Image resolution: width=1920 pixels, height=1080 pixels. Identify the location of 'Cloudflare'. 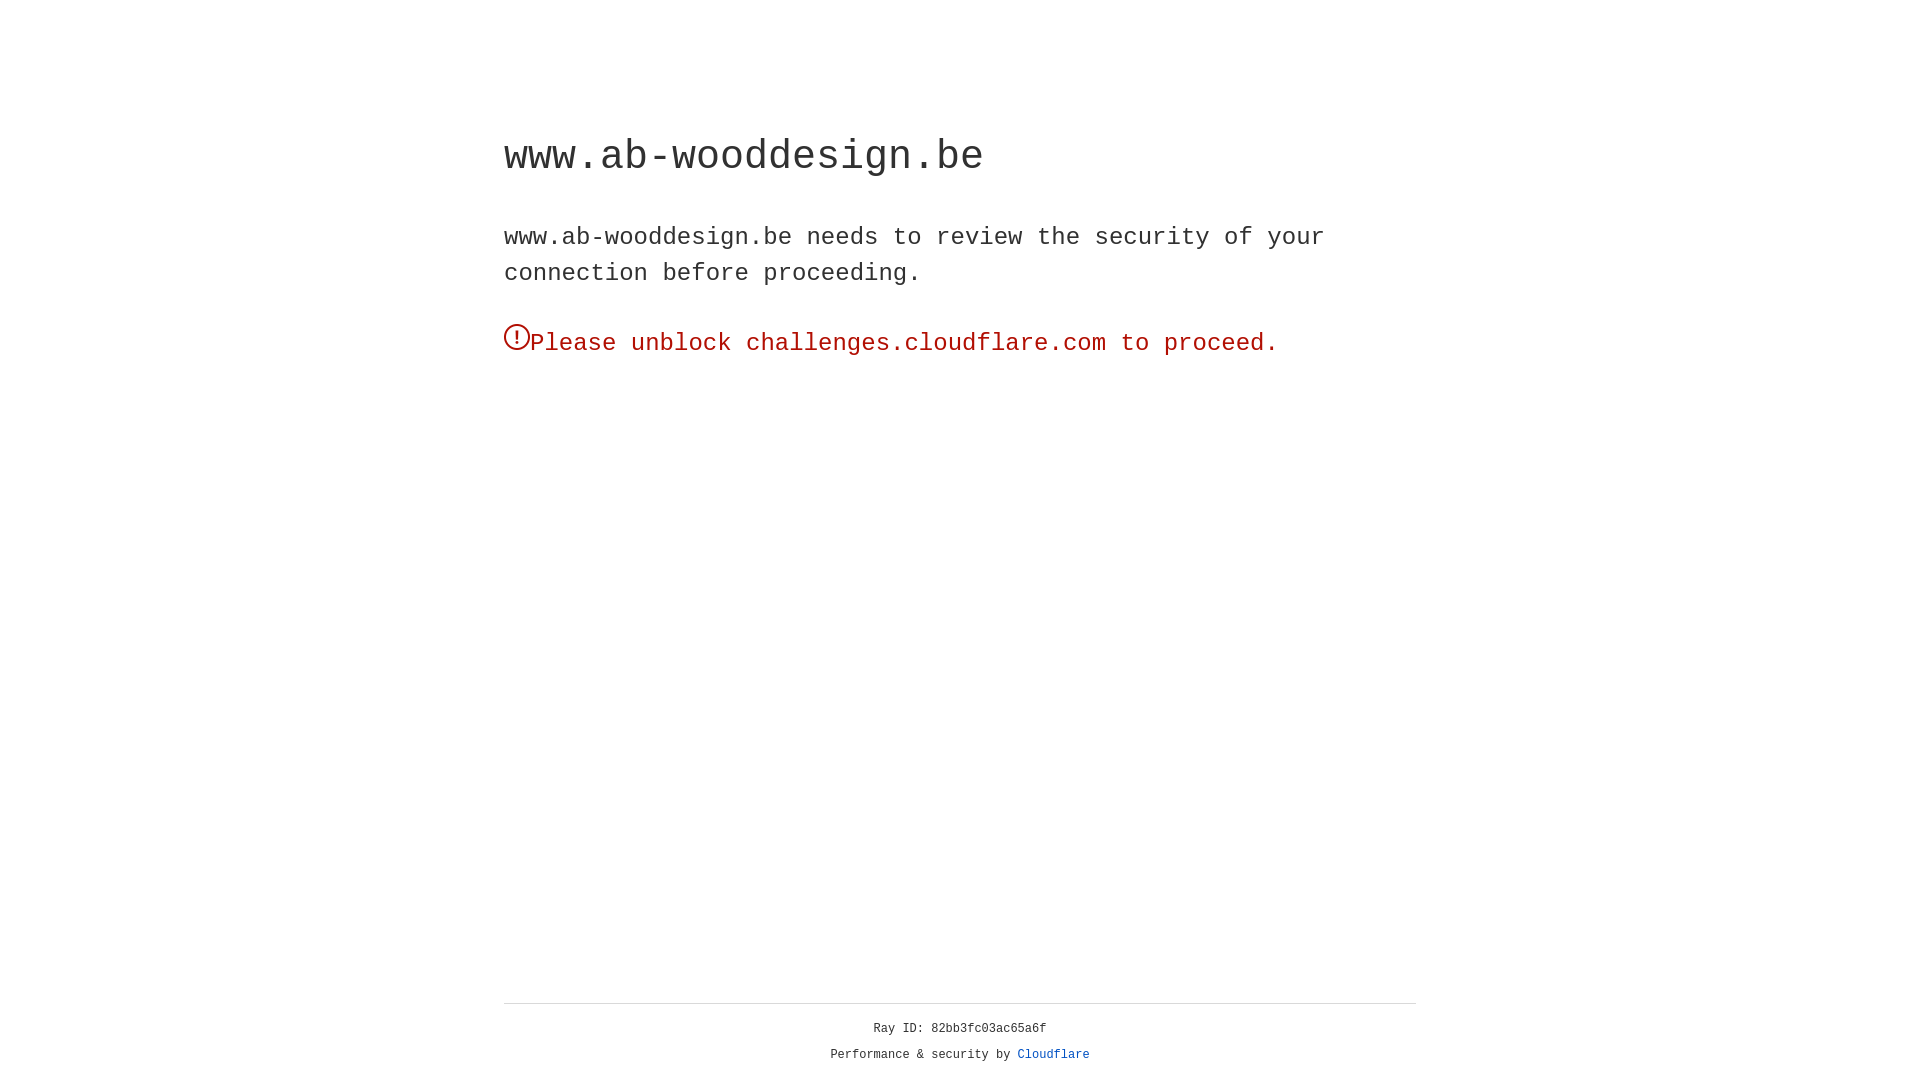
(1053, 1054).